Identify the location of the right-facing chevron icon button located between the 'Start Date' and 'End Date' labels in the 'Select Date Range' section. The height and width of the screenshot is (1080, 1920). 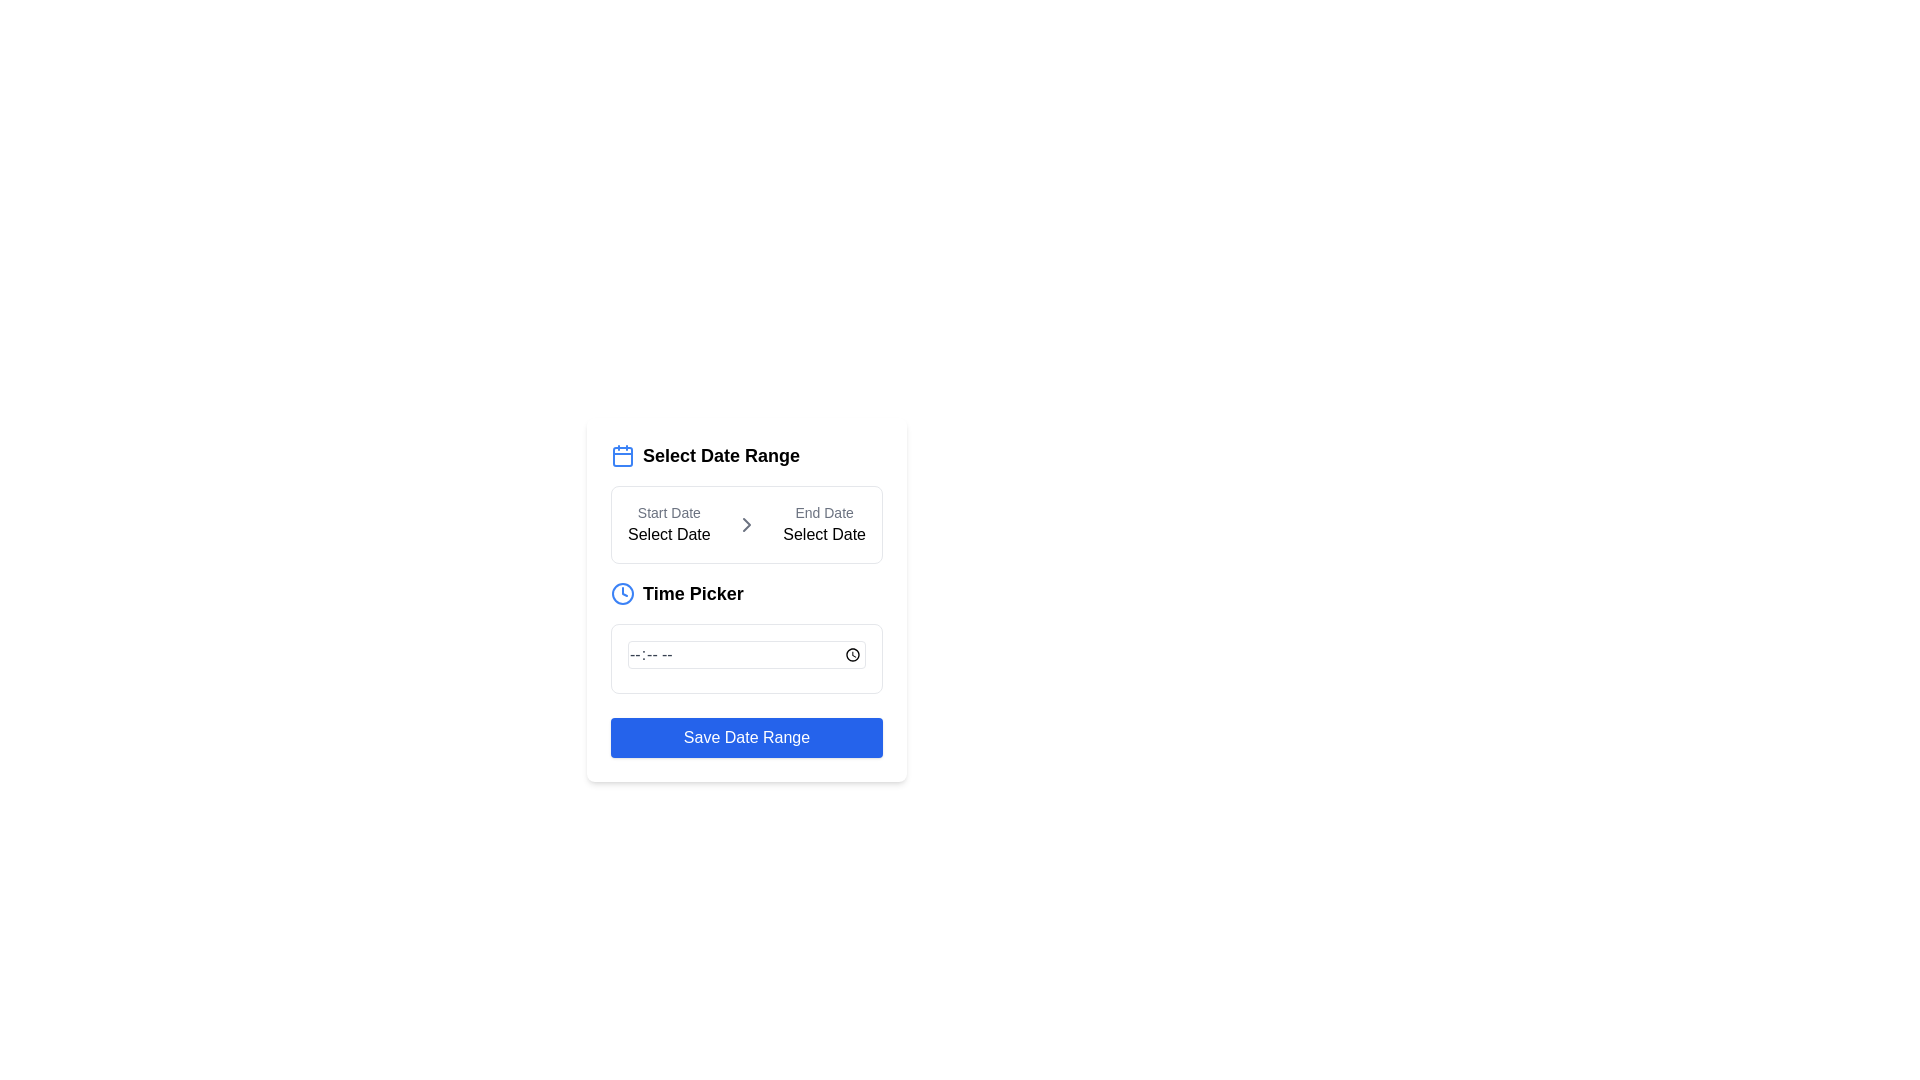
(746, 523).